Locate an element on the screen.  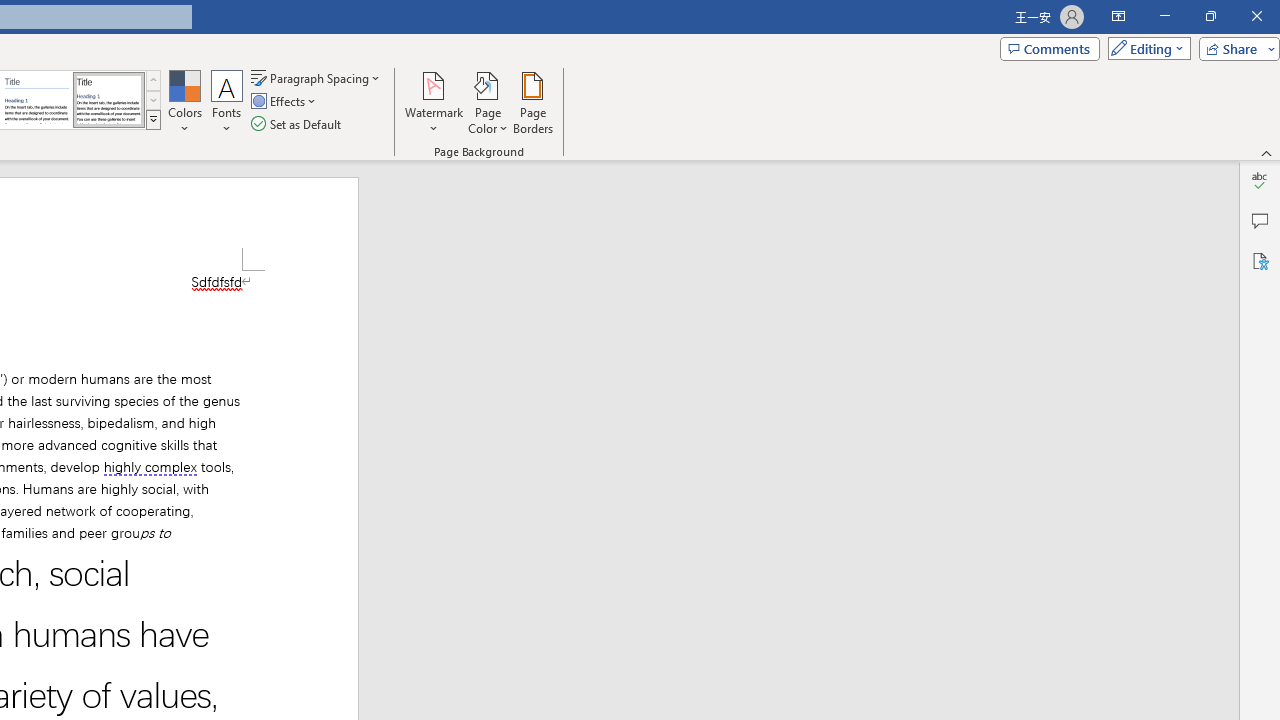
'Paragraph Spacing' is located at coordinates (316, 77).